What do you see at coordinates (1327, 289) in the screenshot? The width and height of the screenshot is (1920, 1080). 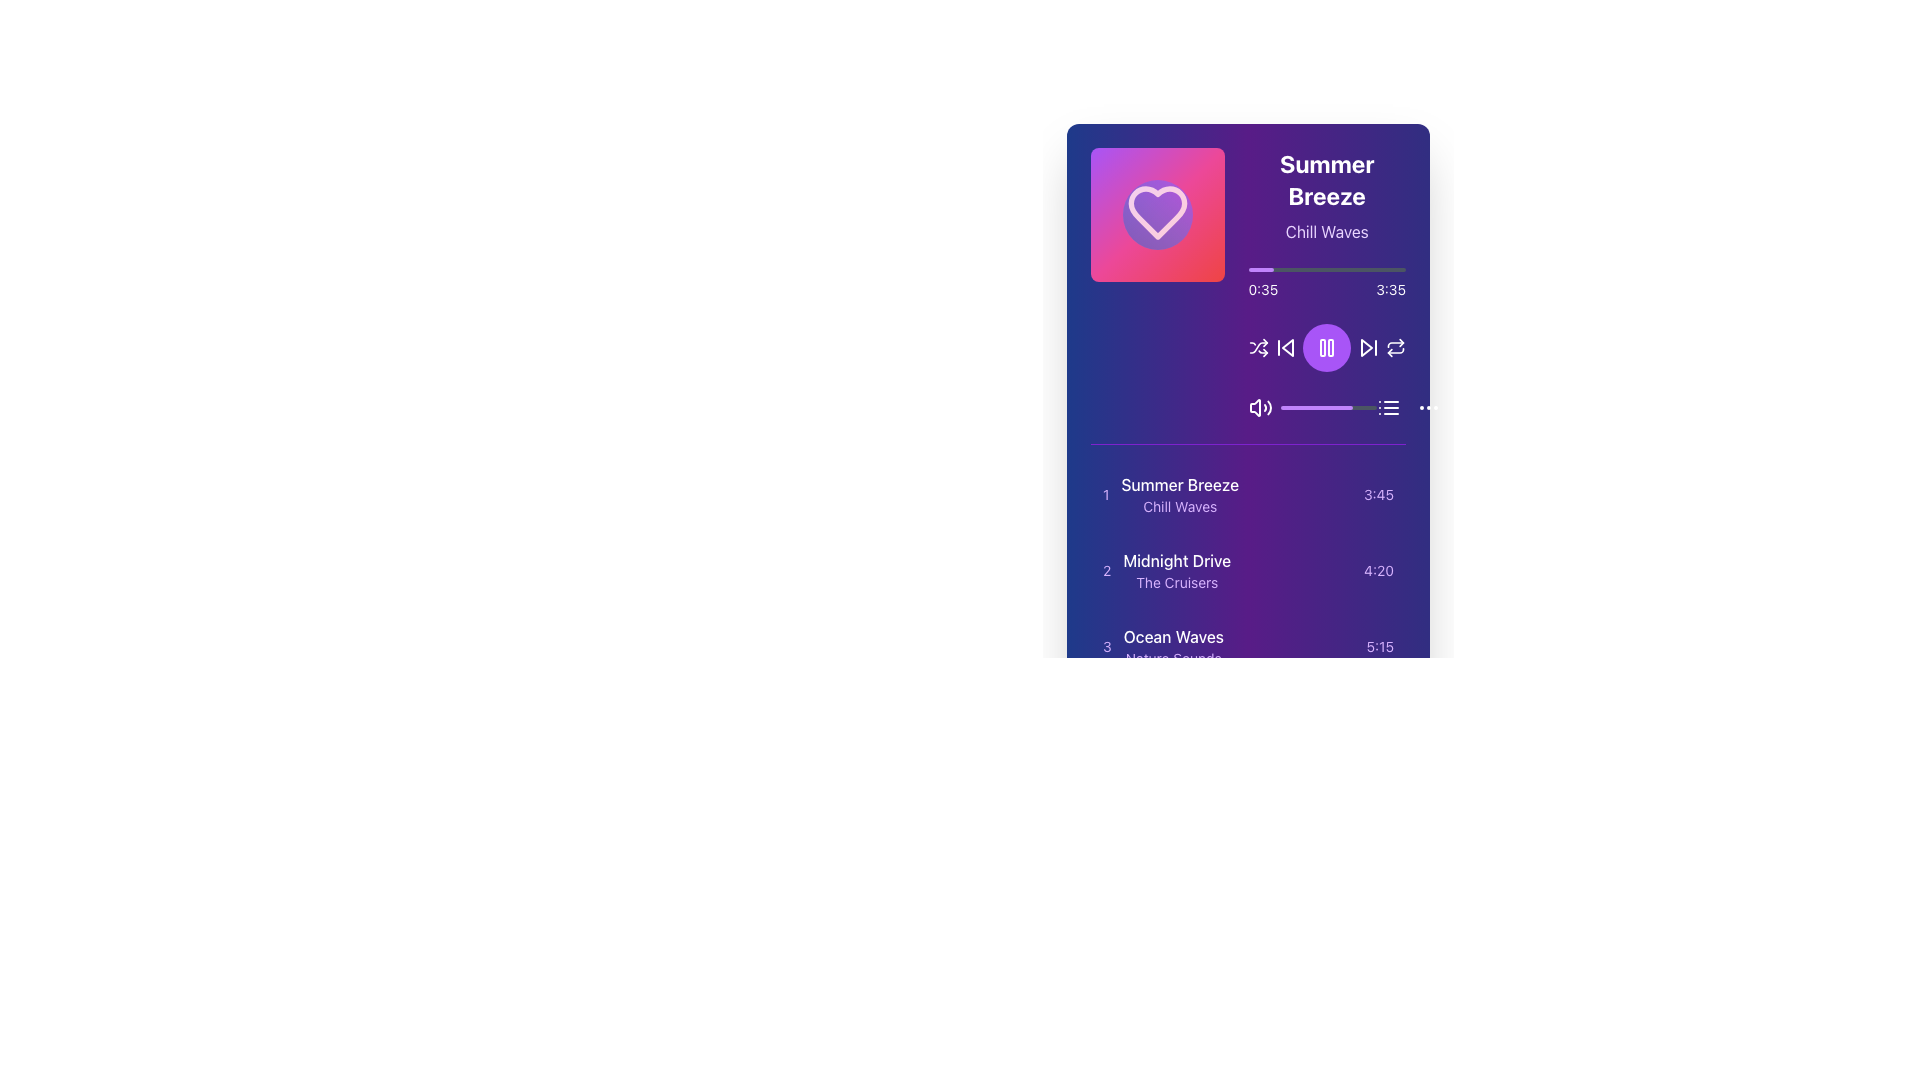 I see `the time range display component showing '0:35' on the left and '3:35' on the right, located beneath the progress bar in the music player interface` at bounding box center [1327, 289].